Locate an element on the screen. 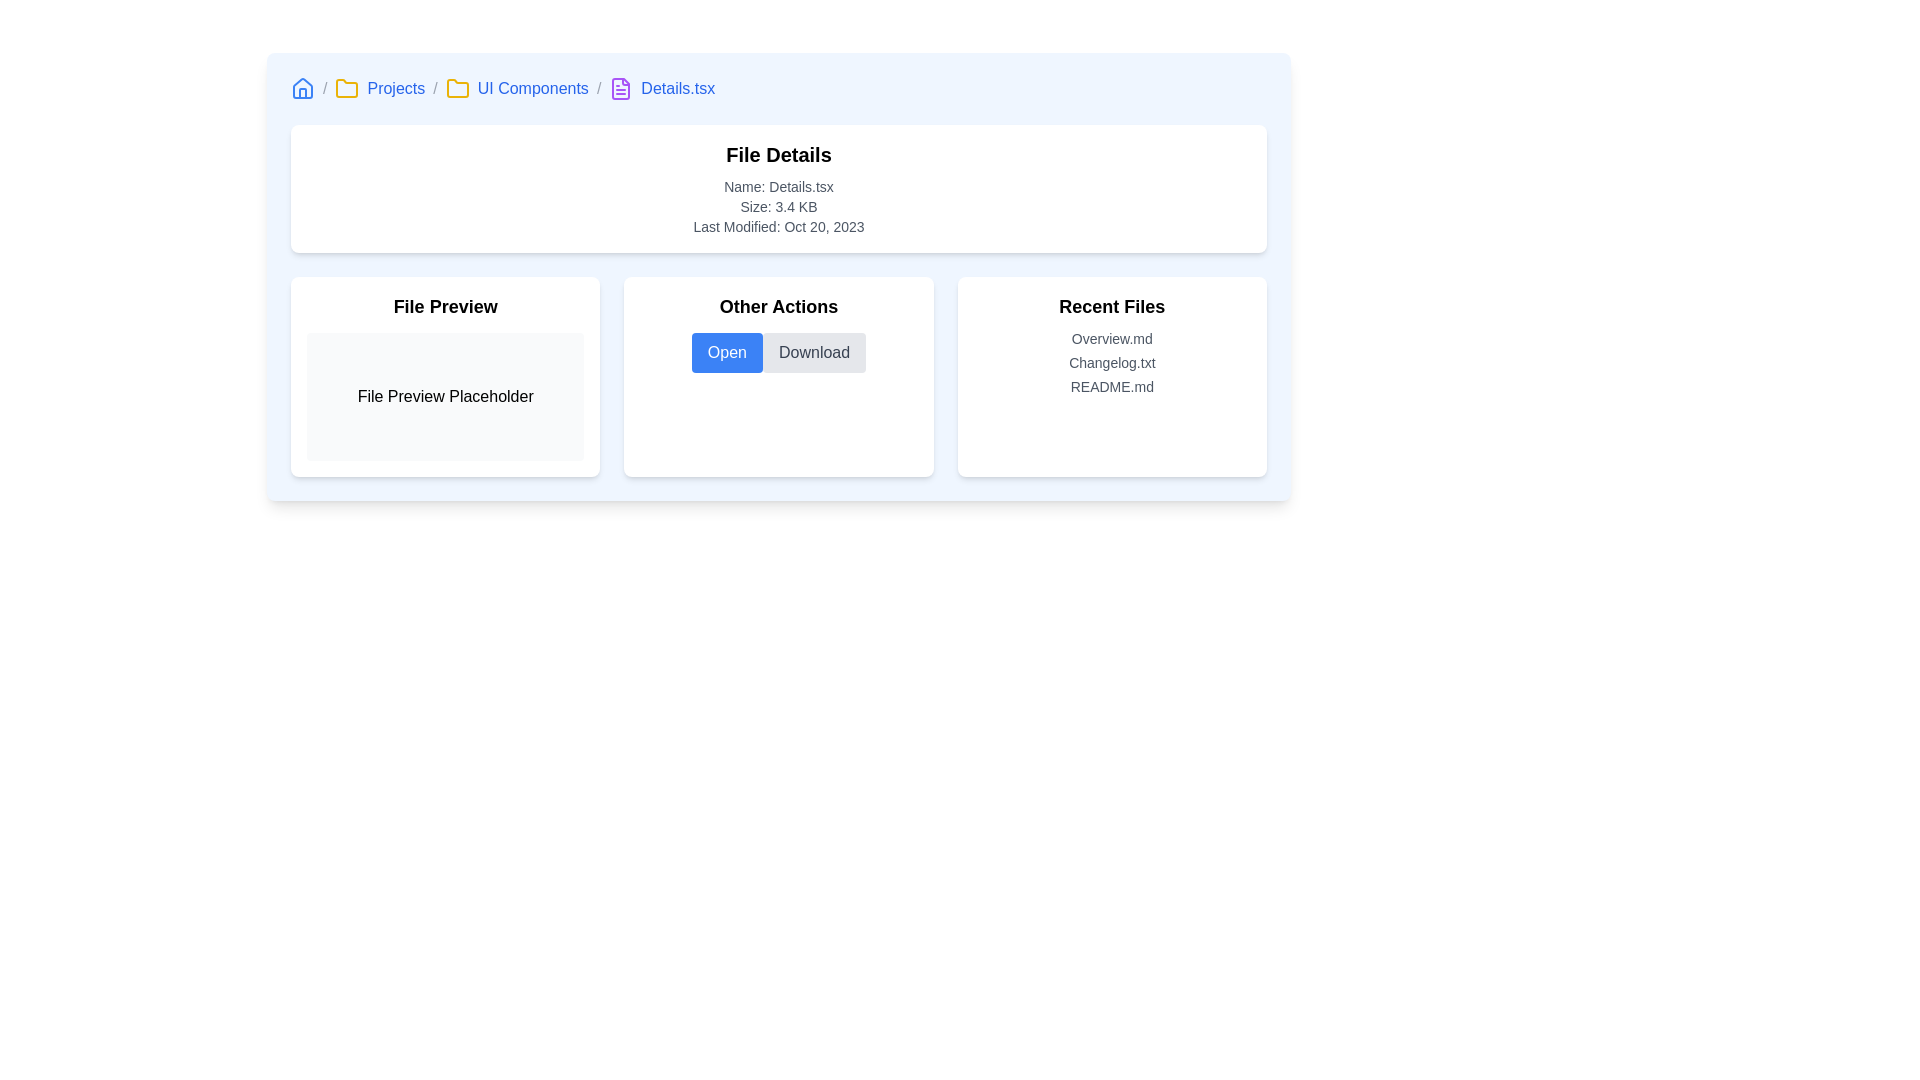  the separator located between 'Projects' and 'UI Components' in the breadcrumb navigation bar is located at coordinates (434, 87).